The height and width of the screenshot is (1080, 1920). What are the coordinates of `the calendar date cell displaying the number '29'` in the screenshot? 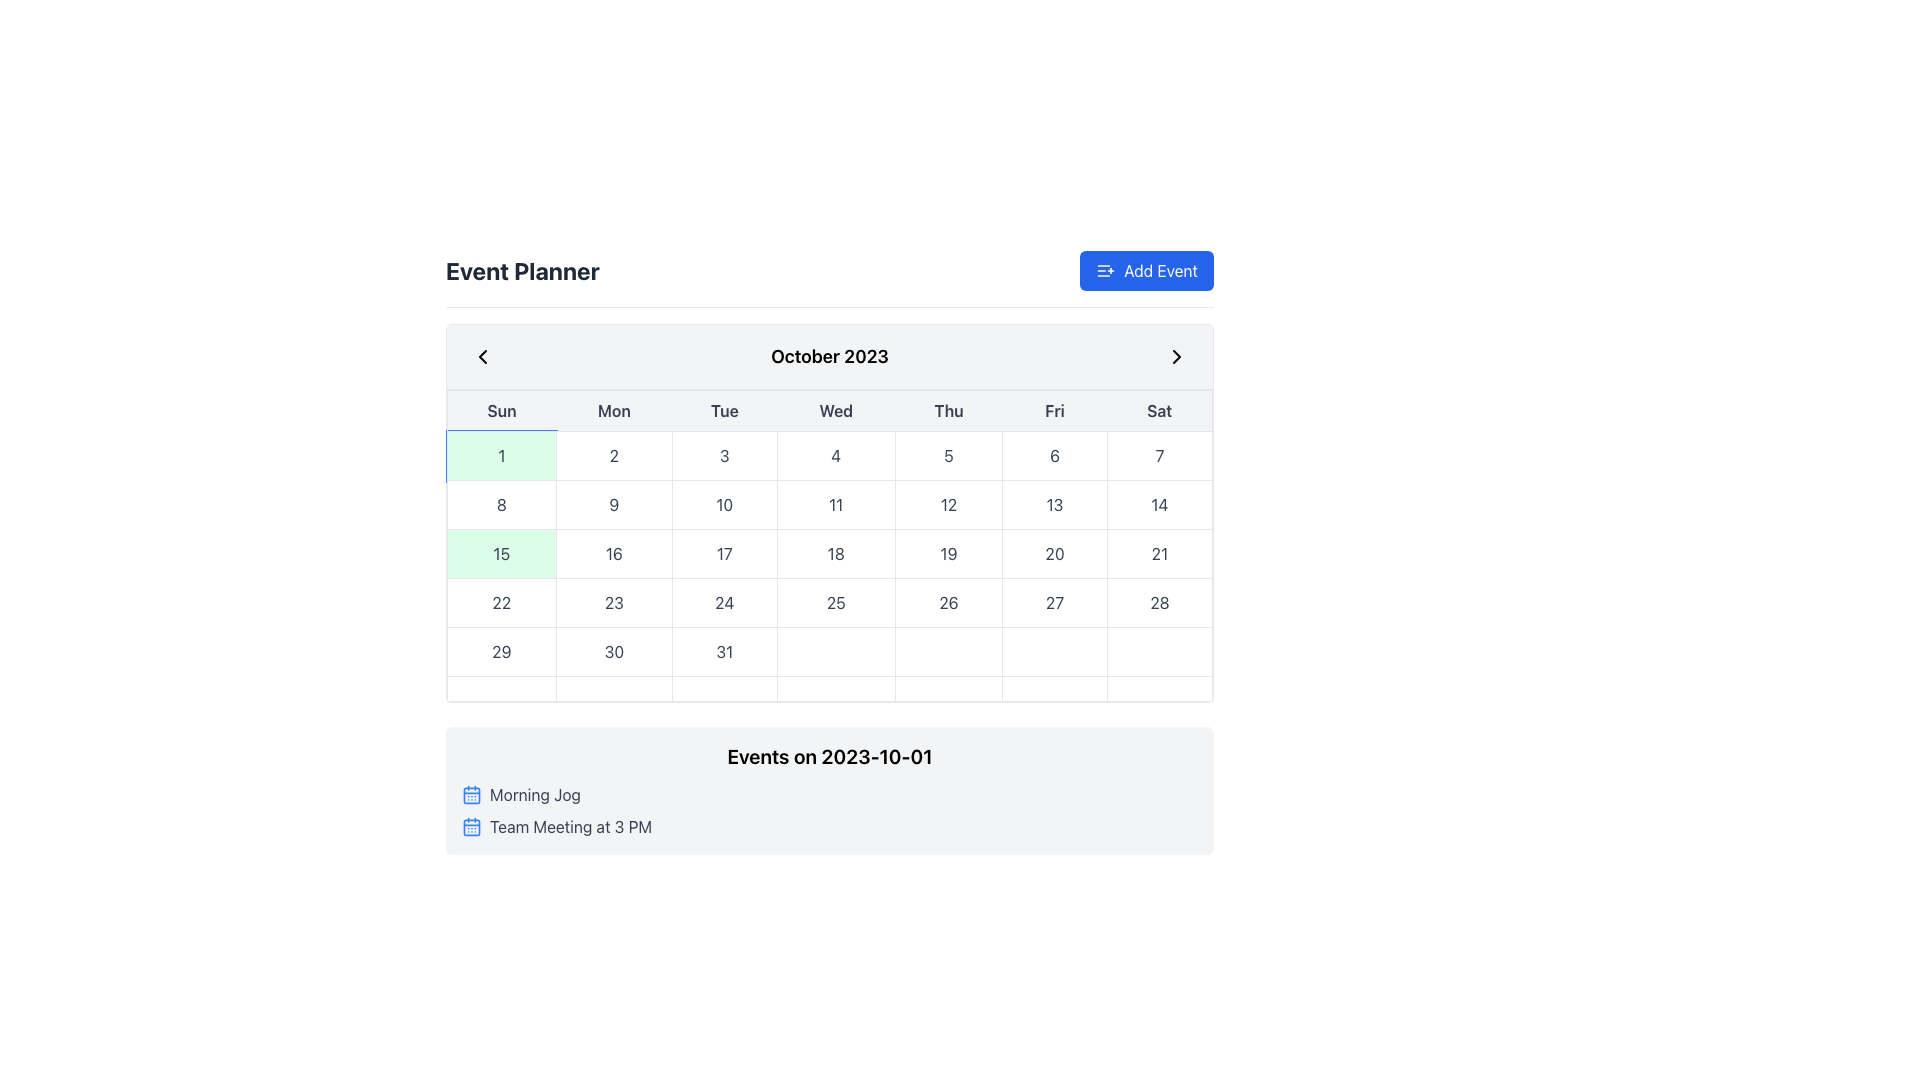 It's located at (501, 651).